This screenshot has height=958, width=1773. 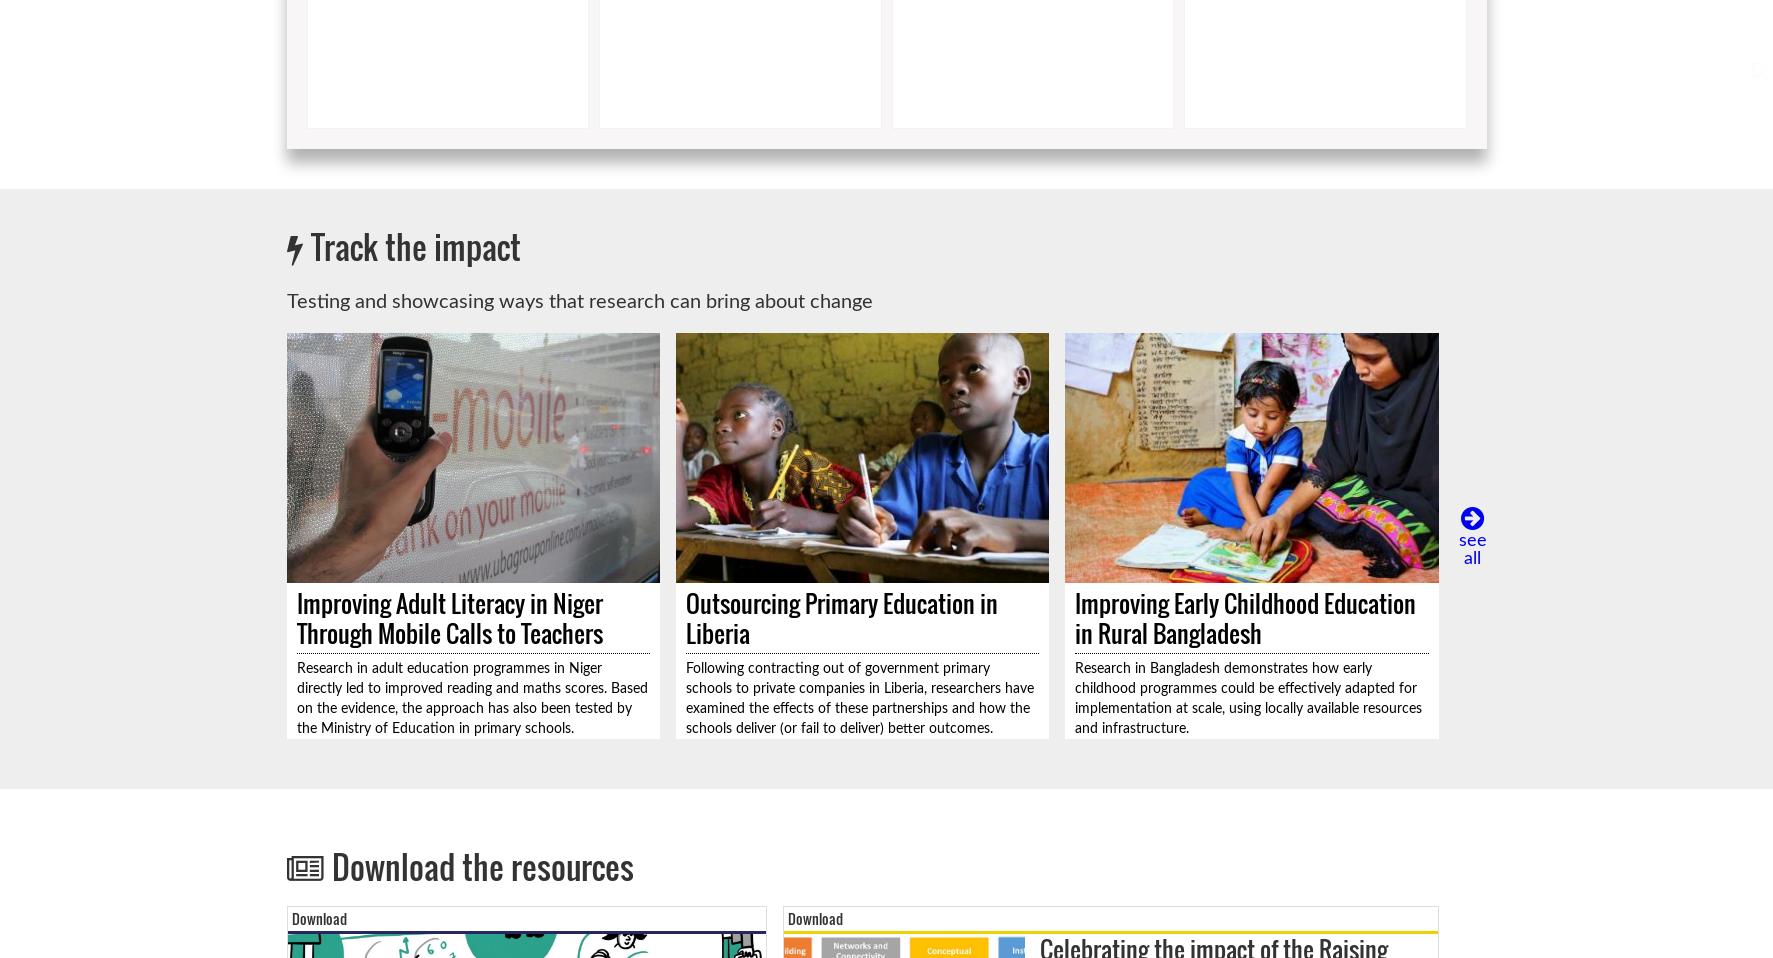 I want to click on 'Track the impact', so click(x=309, y=246).